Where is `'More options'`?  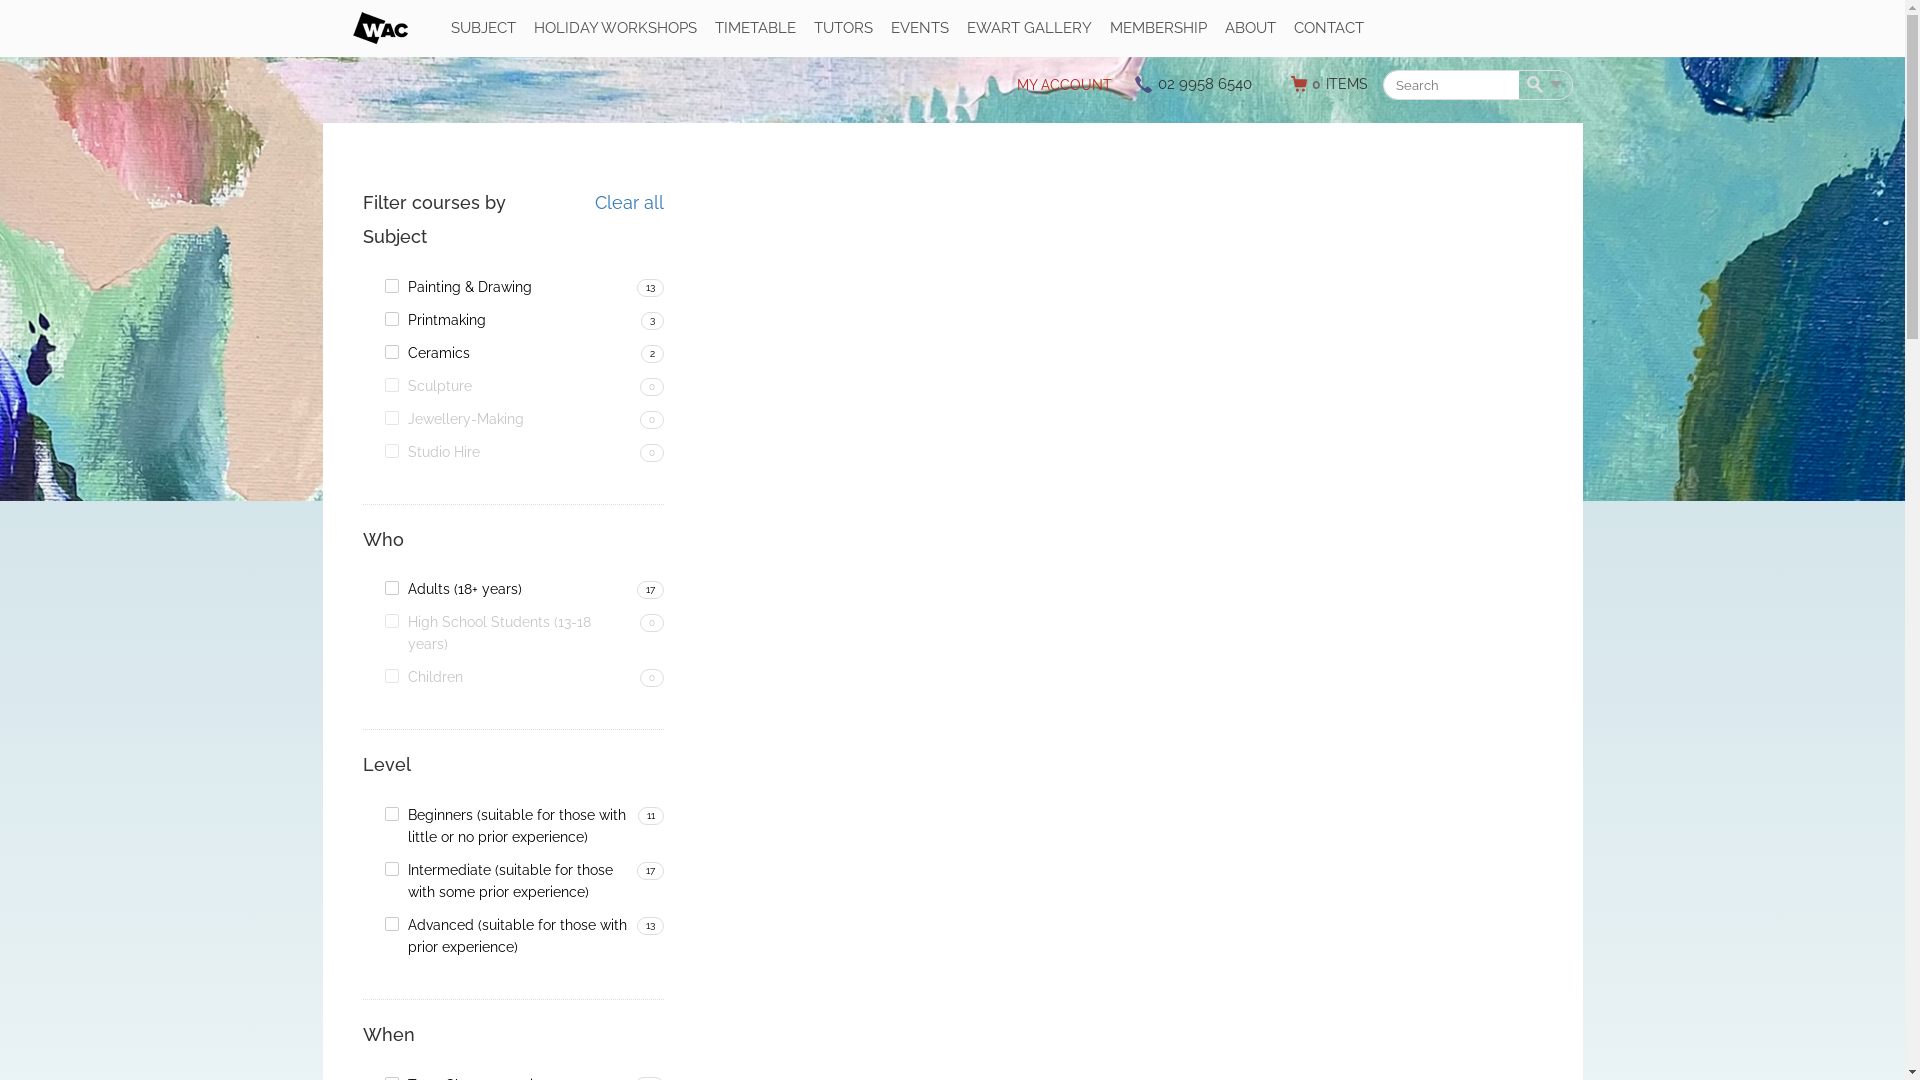 'More options' is located at coordinates (1554, 83).